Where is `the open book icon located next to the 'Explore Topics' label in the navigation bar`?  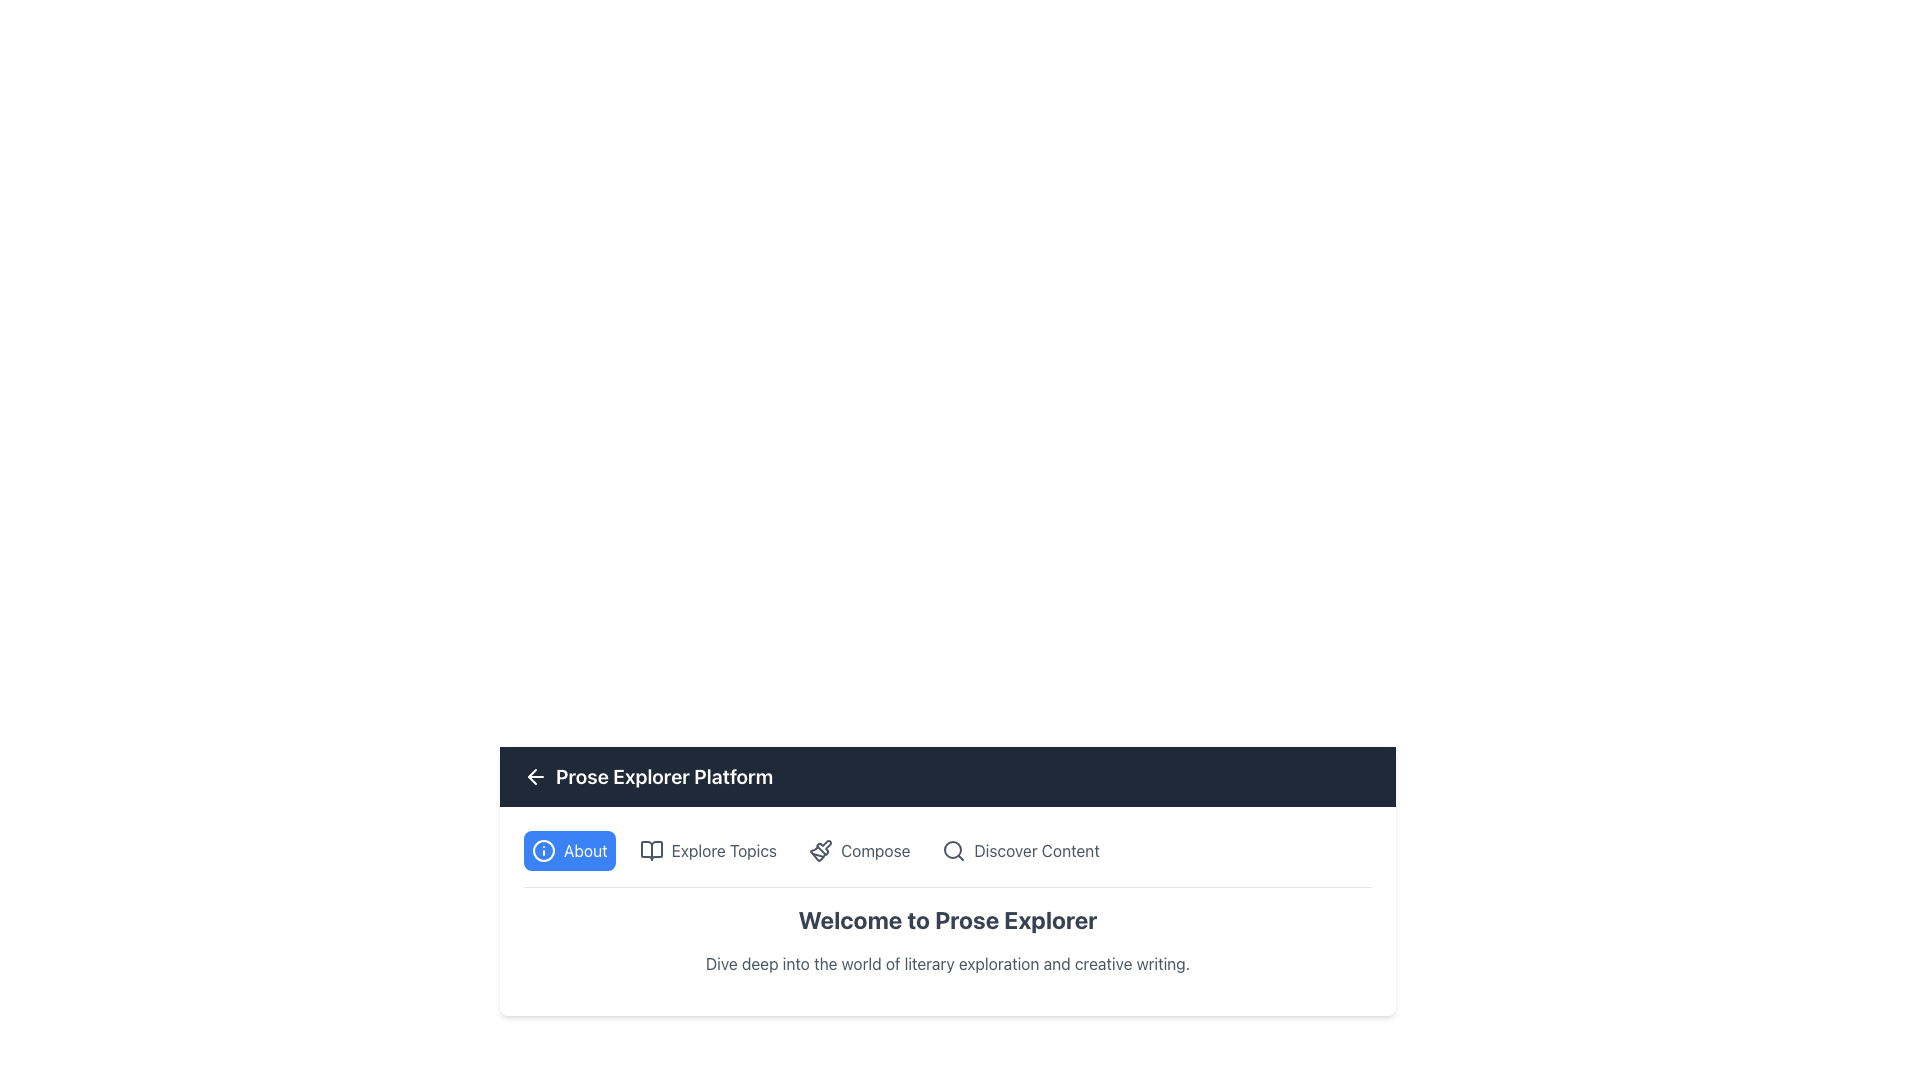 the open book icon located next to the 'Explore Topics' label in the navigation bar is located at coordinates (651, 851).